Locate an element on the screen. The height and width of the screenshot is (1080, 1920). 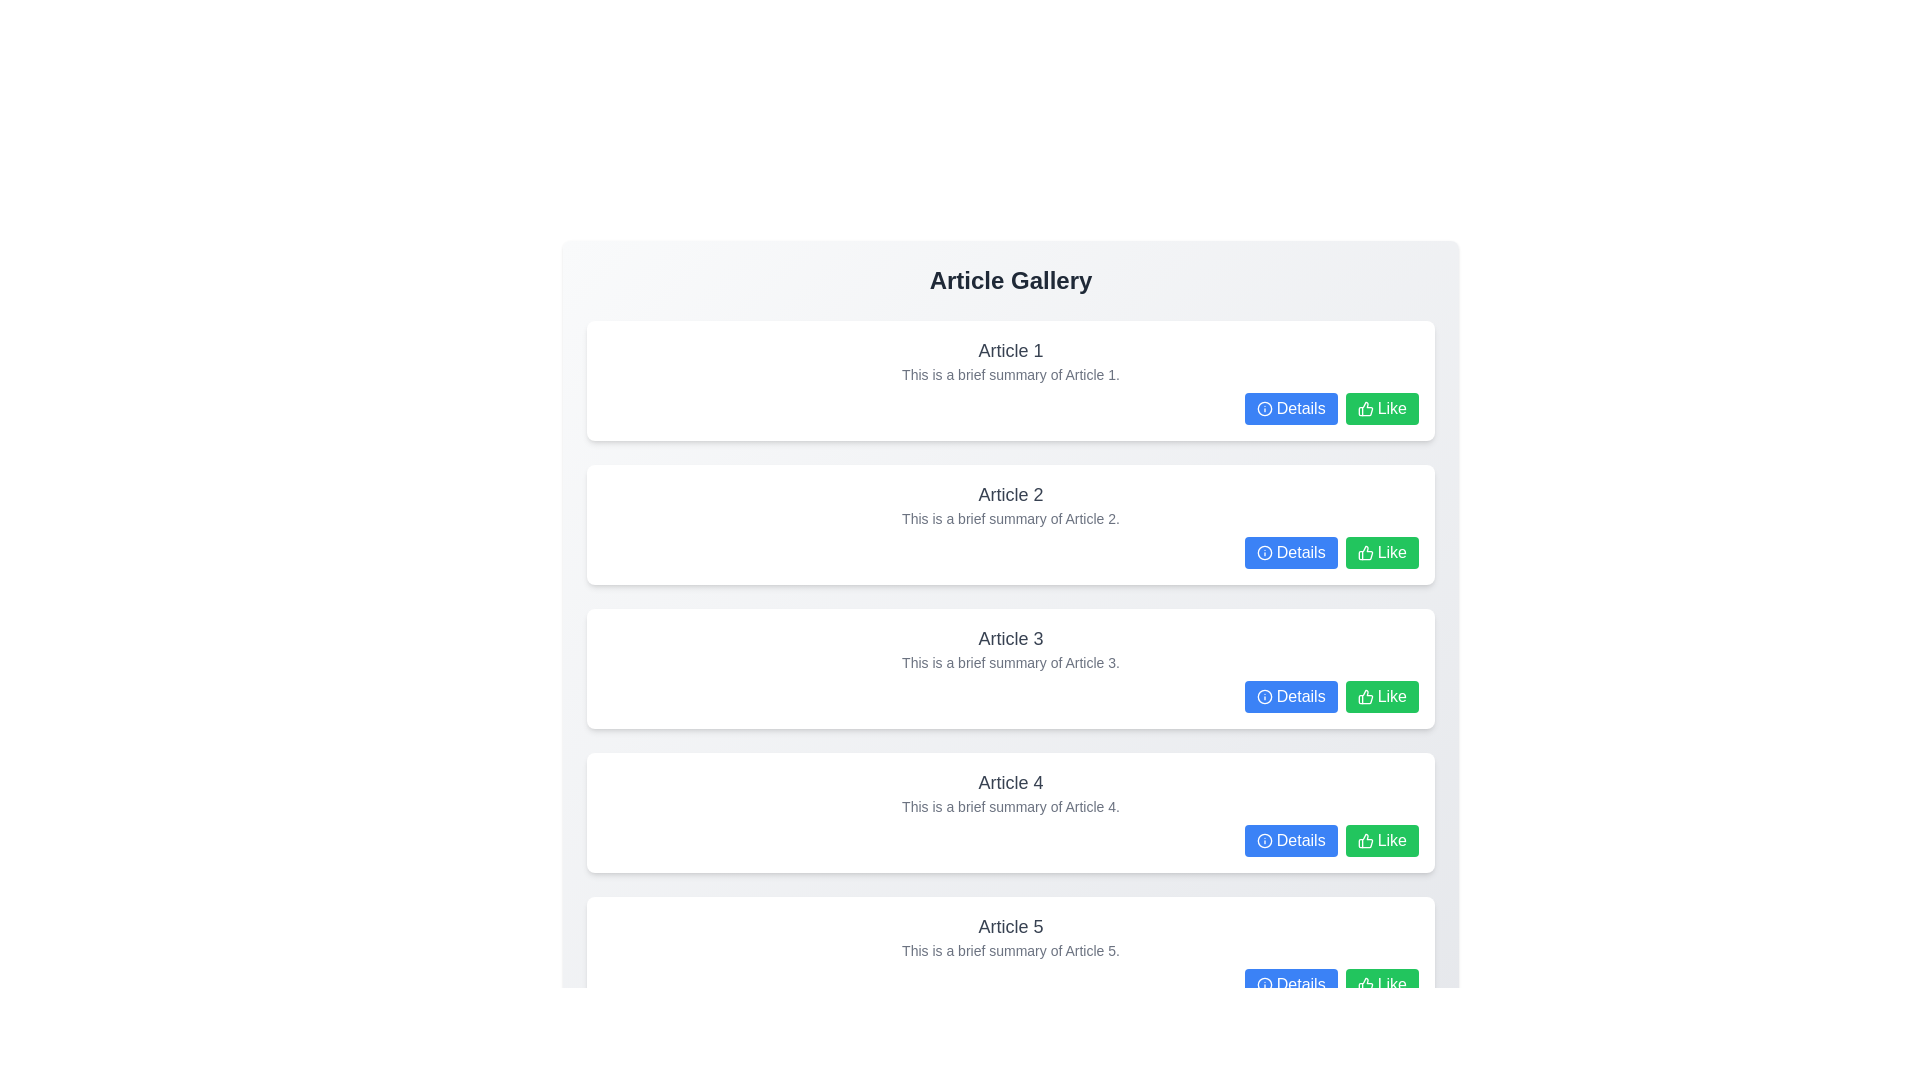
the 'Details' button which contains an information icon with a blue circular outline and a lowercase 'i' inside, positioned to the left of the text 'Details' is located at coordinates (1263, 407).